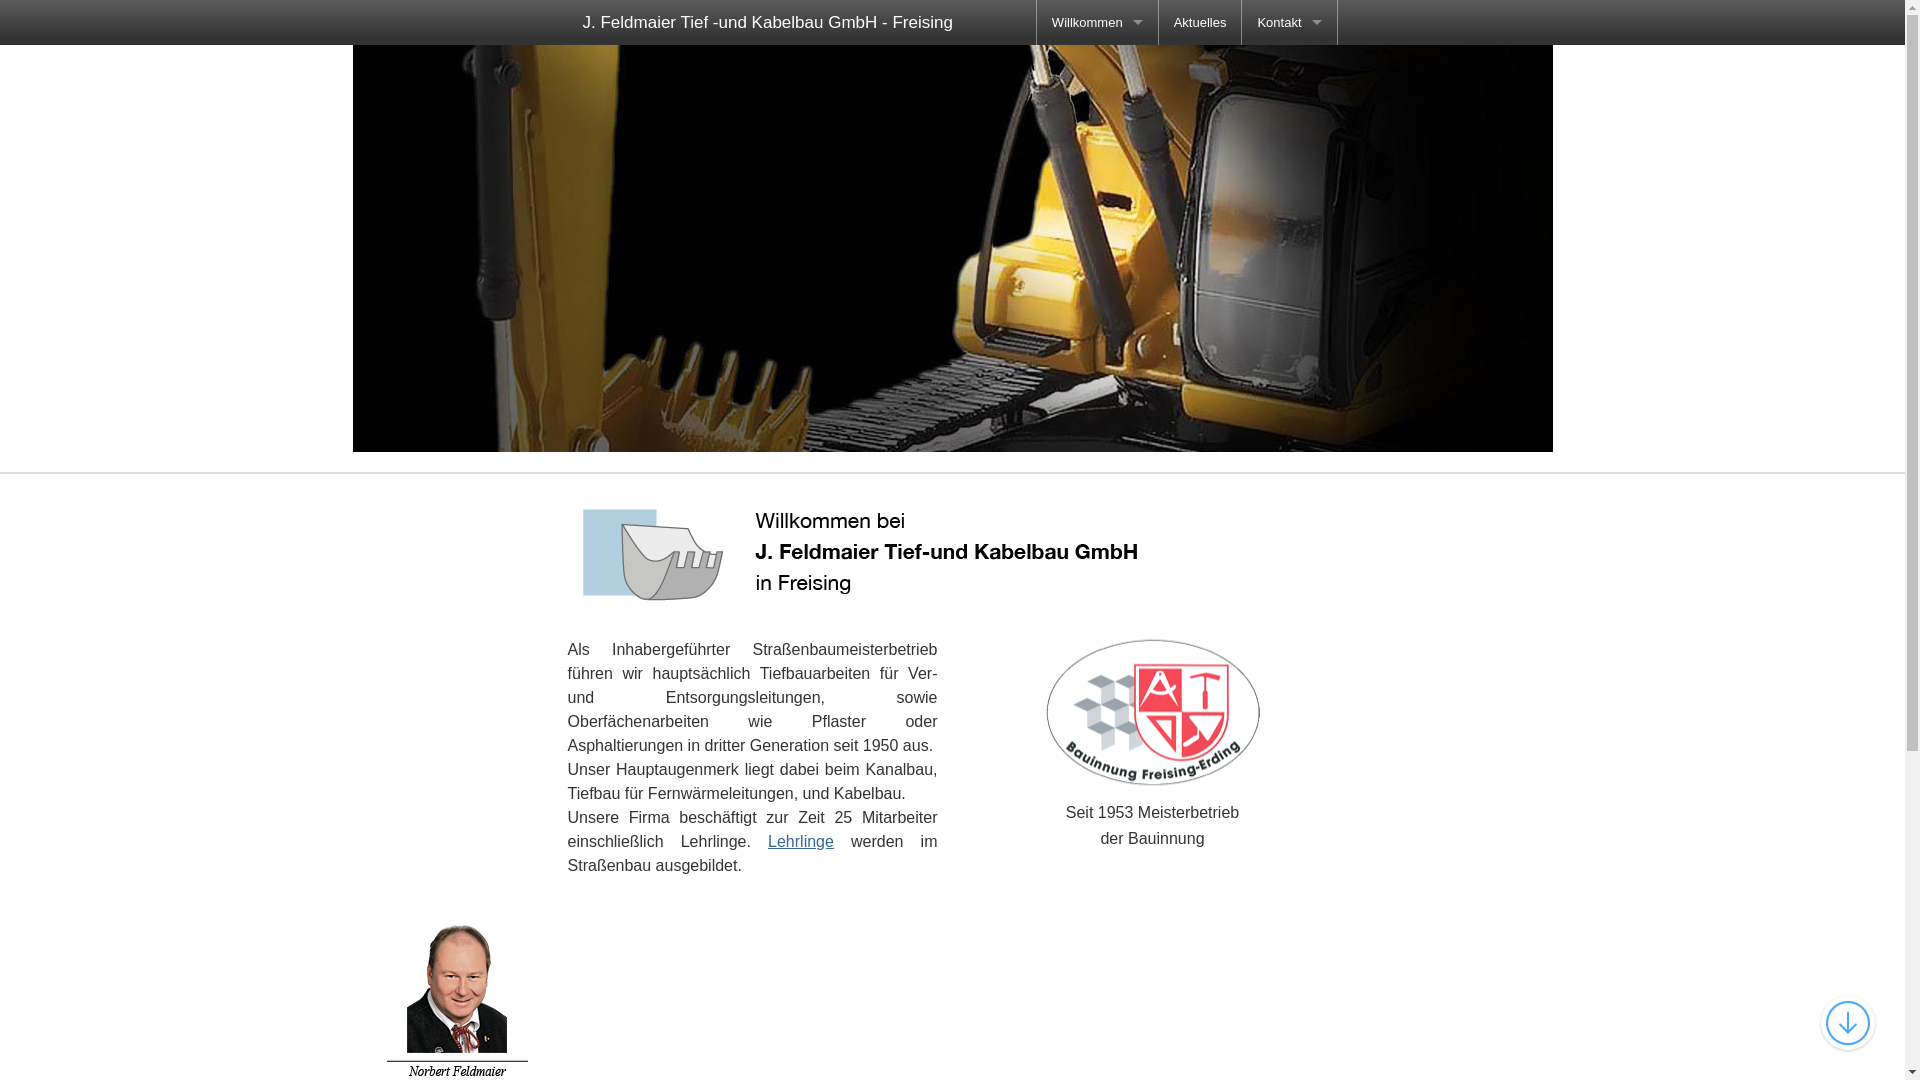 Image resolution: width=1920 pixels, height=1080 pixels. Describe the element at coordinates (1241, 66) in the screenshot. I see `'Anfahrt'` at that location.